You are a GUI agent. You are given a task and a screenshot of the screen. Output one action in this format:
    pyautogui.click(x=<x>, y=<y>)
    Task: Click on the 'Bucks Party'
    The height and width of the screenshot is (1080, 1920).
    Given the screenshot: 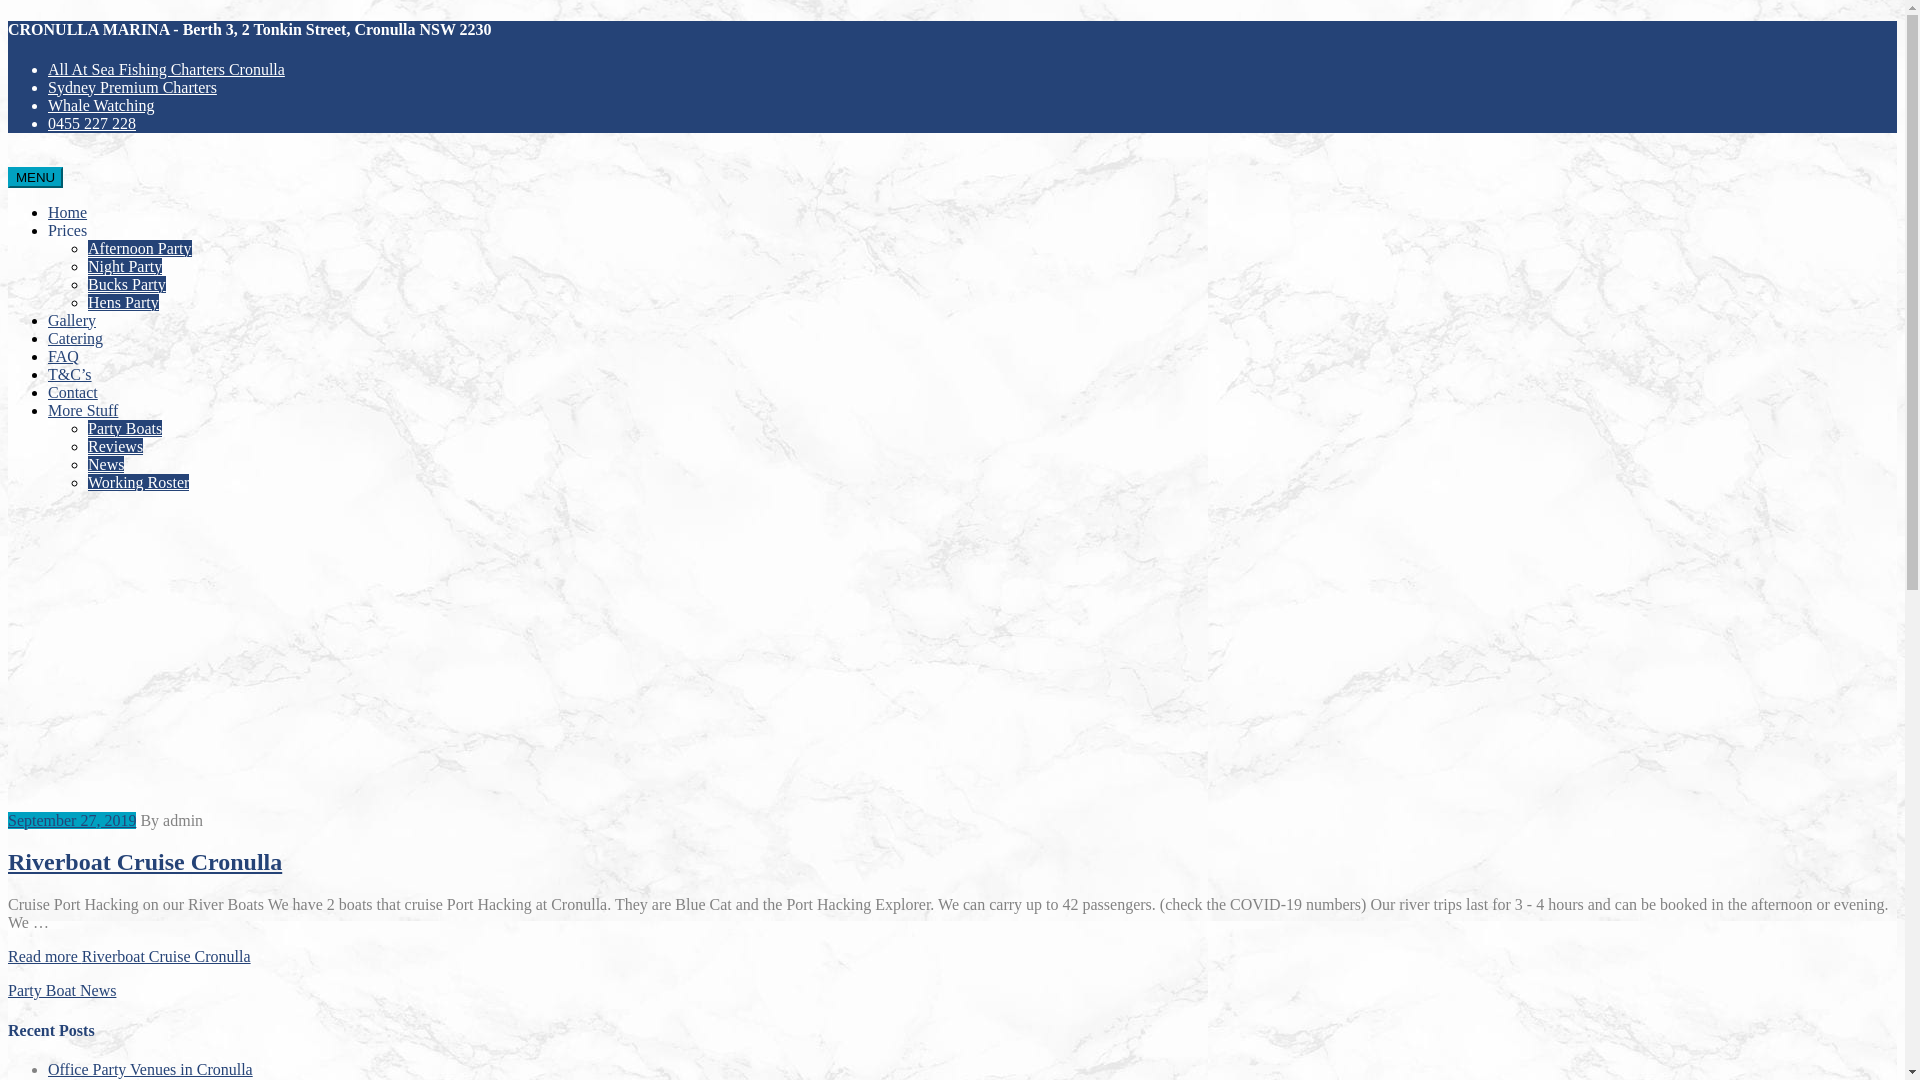 What is the action you would take?
    pyautogui.click(x=125, y=284)
    